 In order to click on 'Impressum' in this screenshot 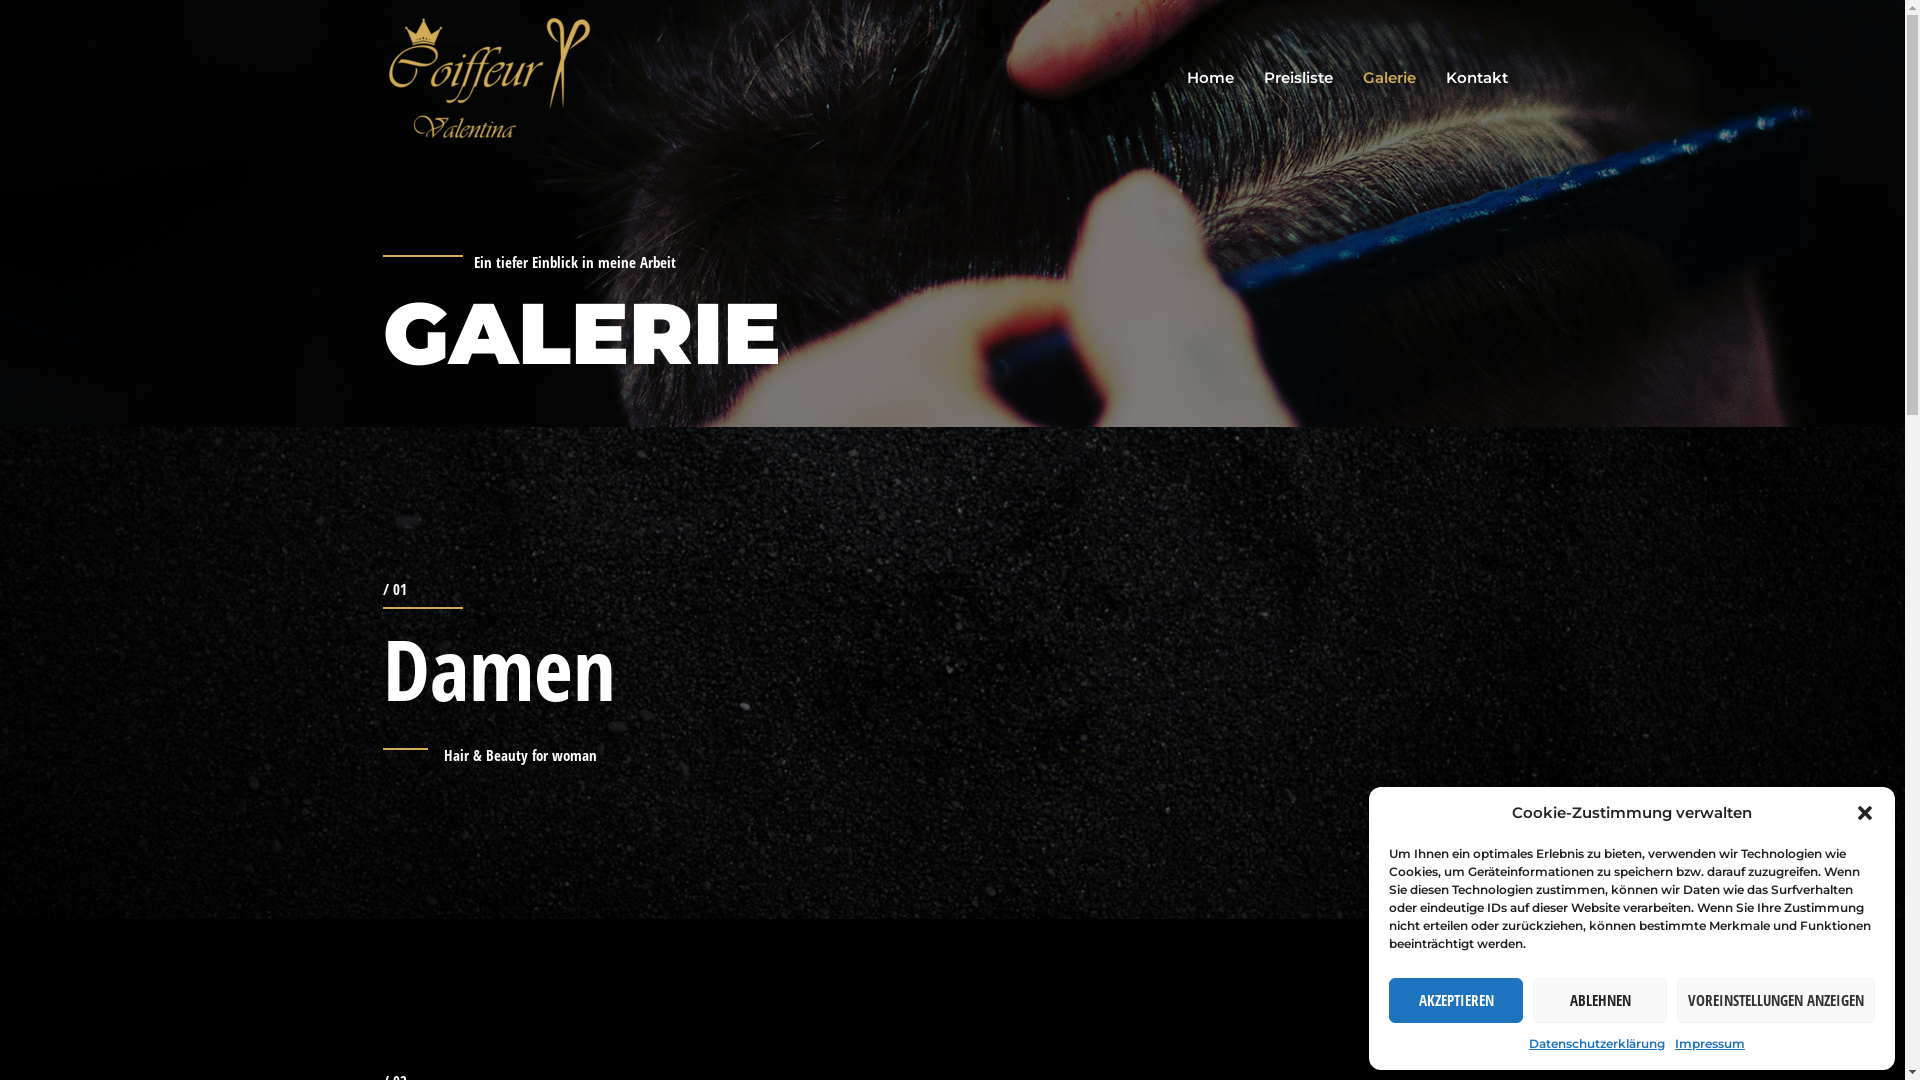, I will do `click(1708, 1042)`.